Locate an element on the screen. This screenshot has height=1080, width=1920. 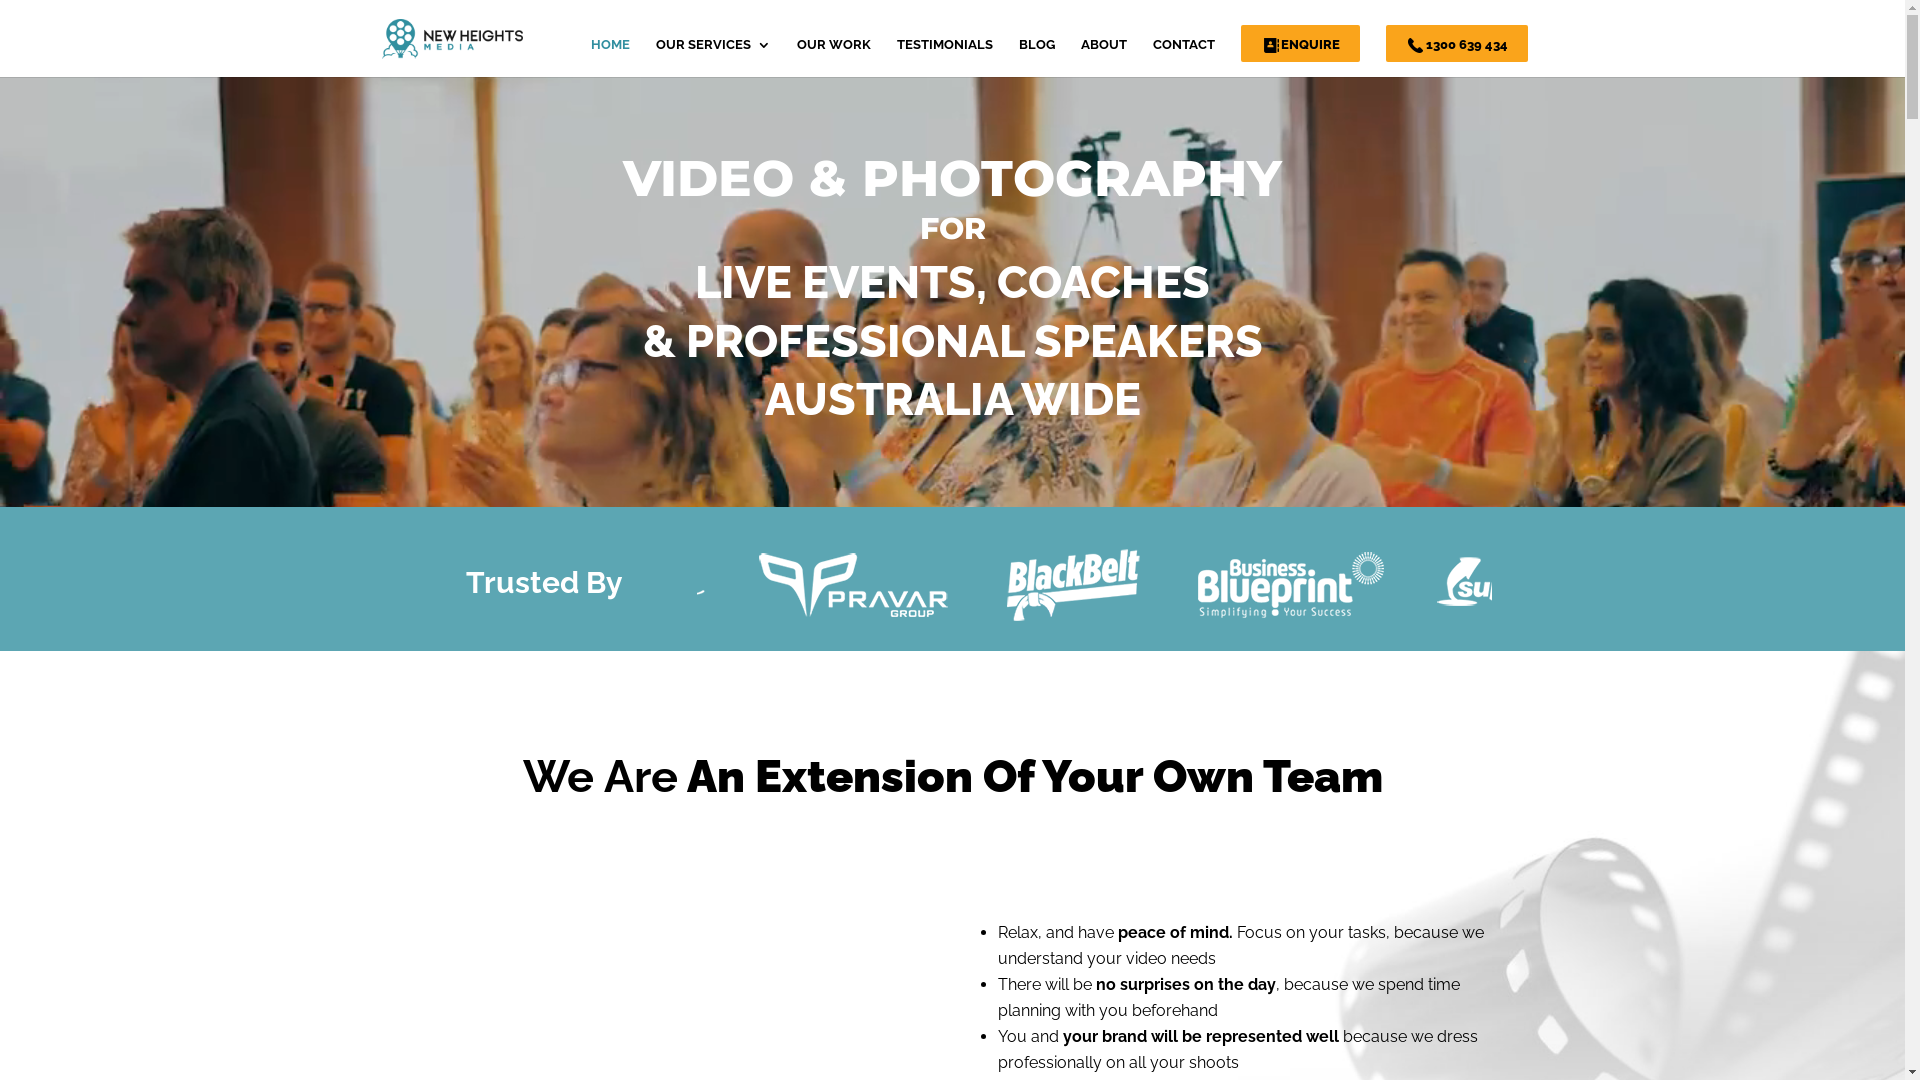
'OUR WORK' is located at coordinates (833, 56).